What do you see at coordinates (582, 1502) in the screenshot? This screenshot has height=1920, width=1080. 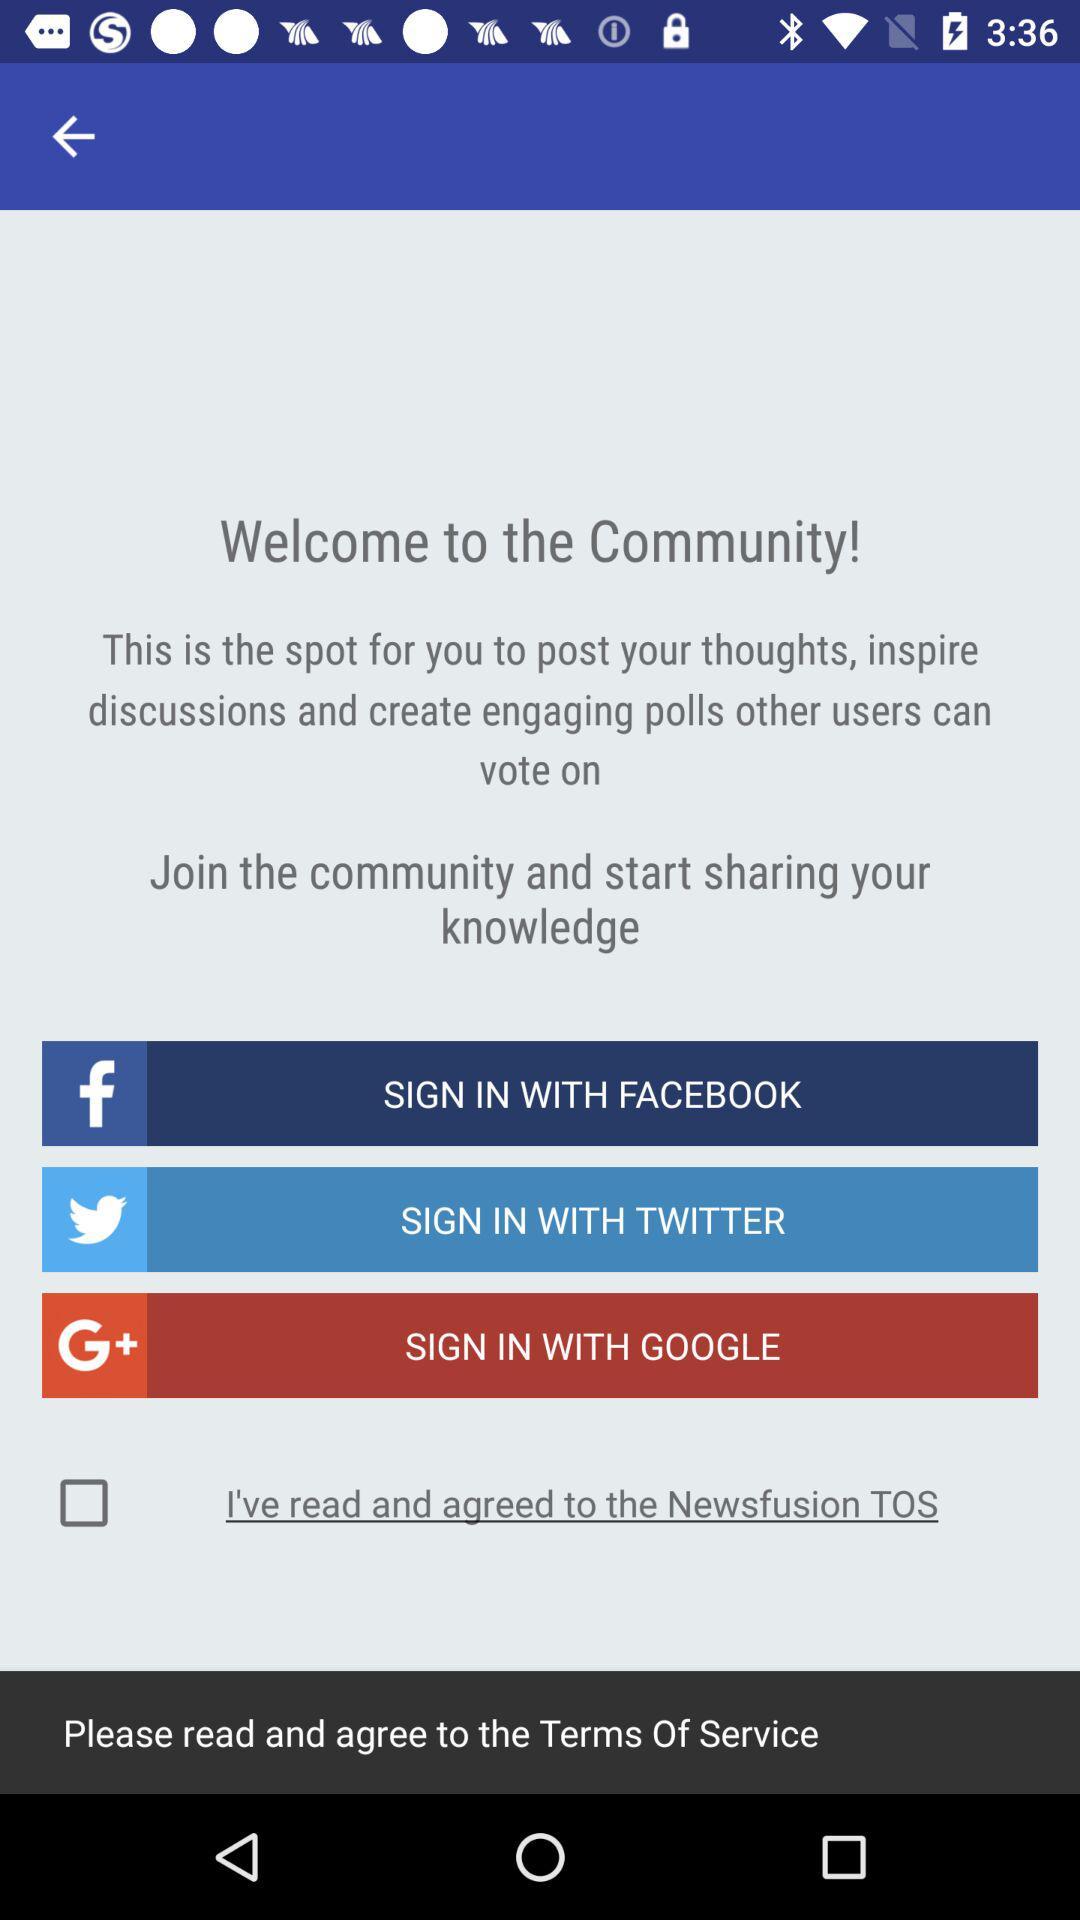 I see `the icon above the please read and` at bounding box center [582, 1502].